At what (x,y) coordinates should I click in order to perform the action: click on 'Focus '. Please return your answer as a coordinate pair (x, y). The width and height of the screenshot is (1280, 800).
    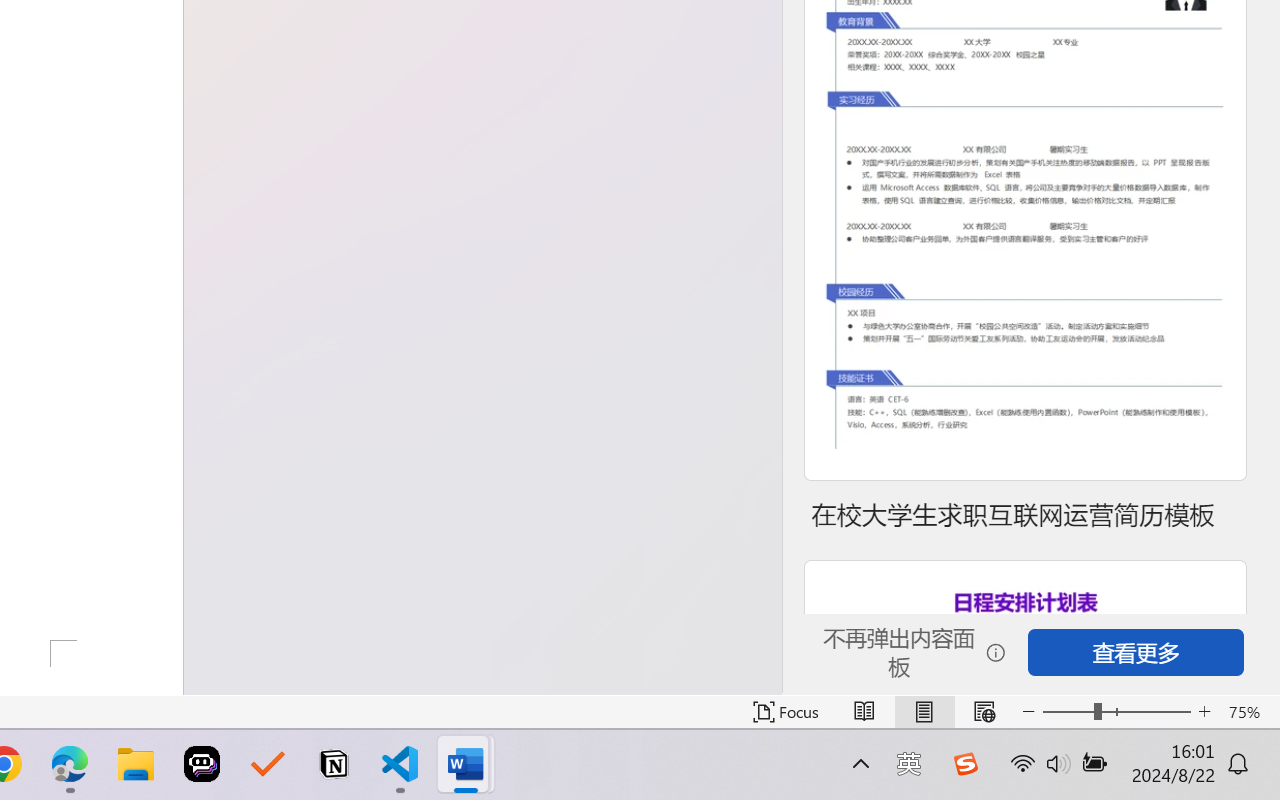
    Looking at the image, I should click on (785, 711).